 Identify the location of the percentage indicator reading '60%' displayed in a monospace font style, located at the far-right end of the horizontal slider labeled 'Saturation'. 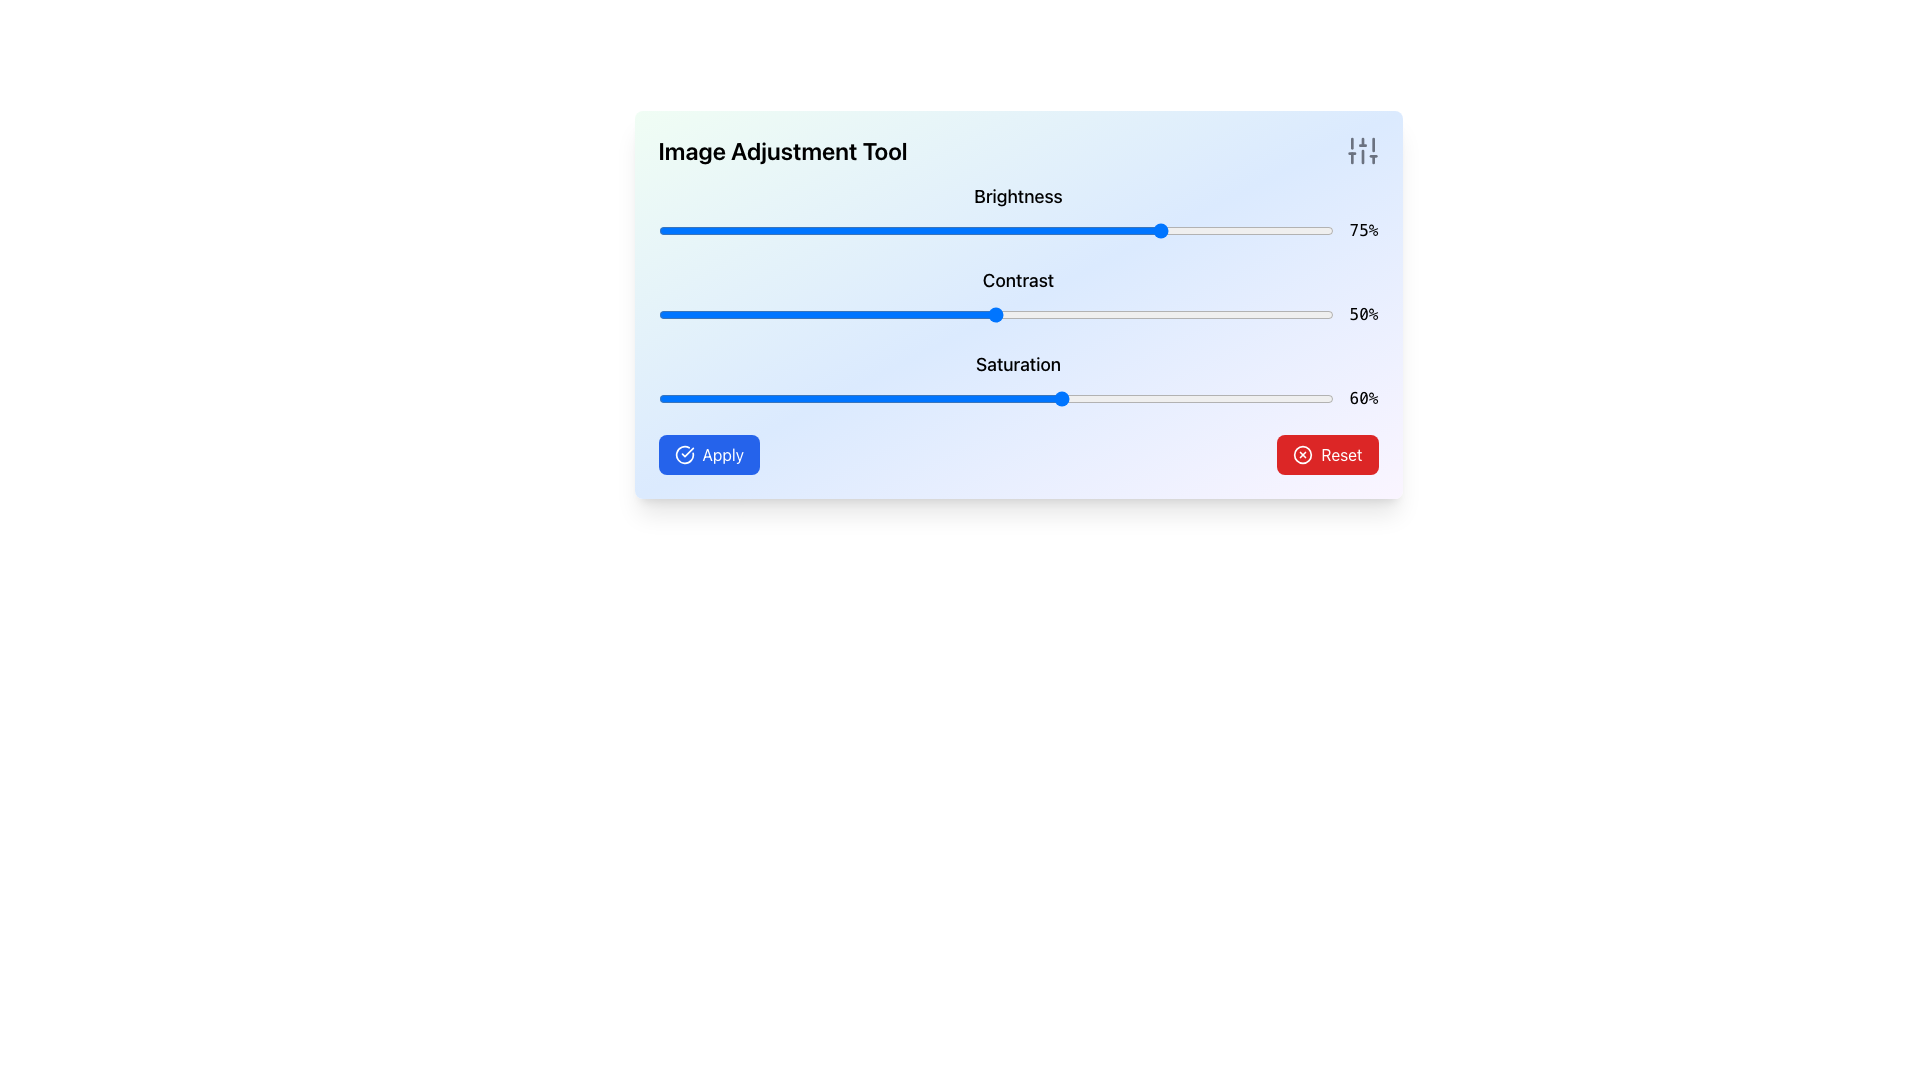
(1018, 398).